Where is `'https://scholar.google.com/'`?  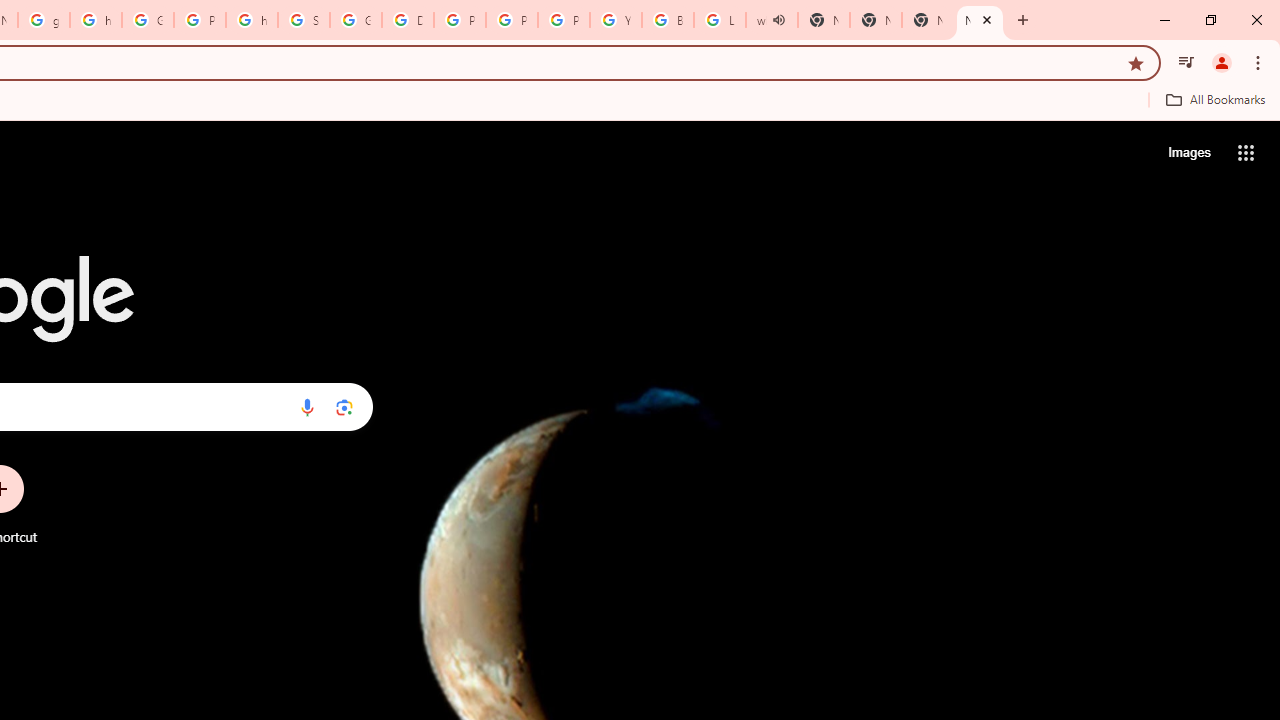
'https://scholar.google.com/' is located at coordinates (251, 20).